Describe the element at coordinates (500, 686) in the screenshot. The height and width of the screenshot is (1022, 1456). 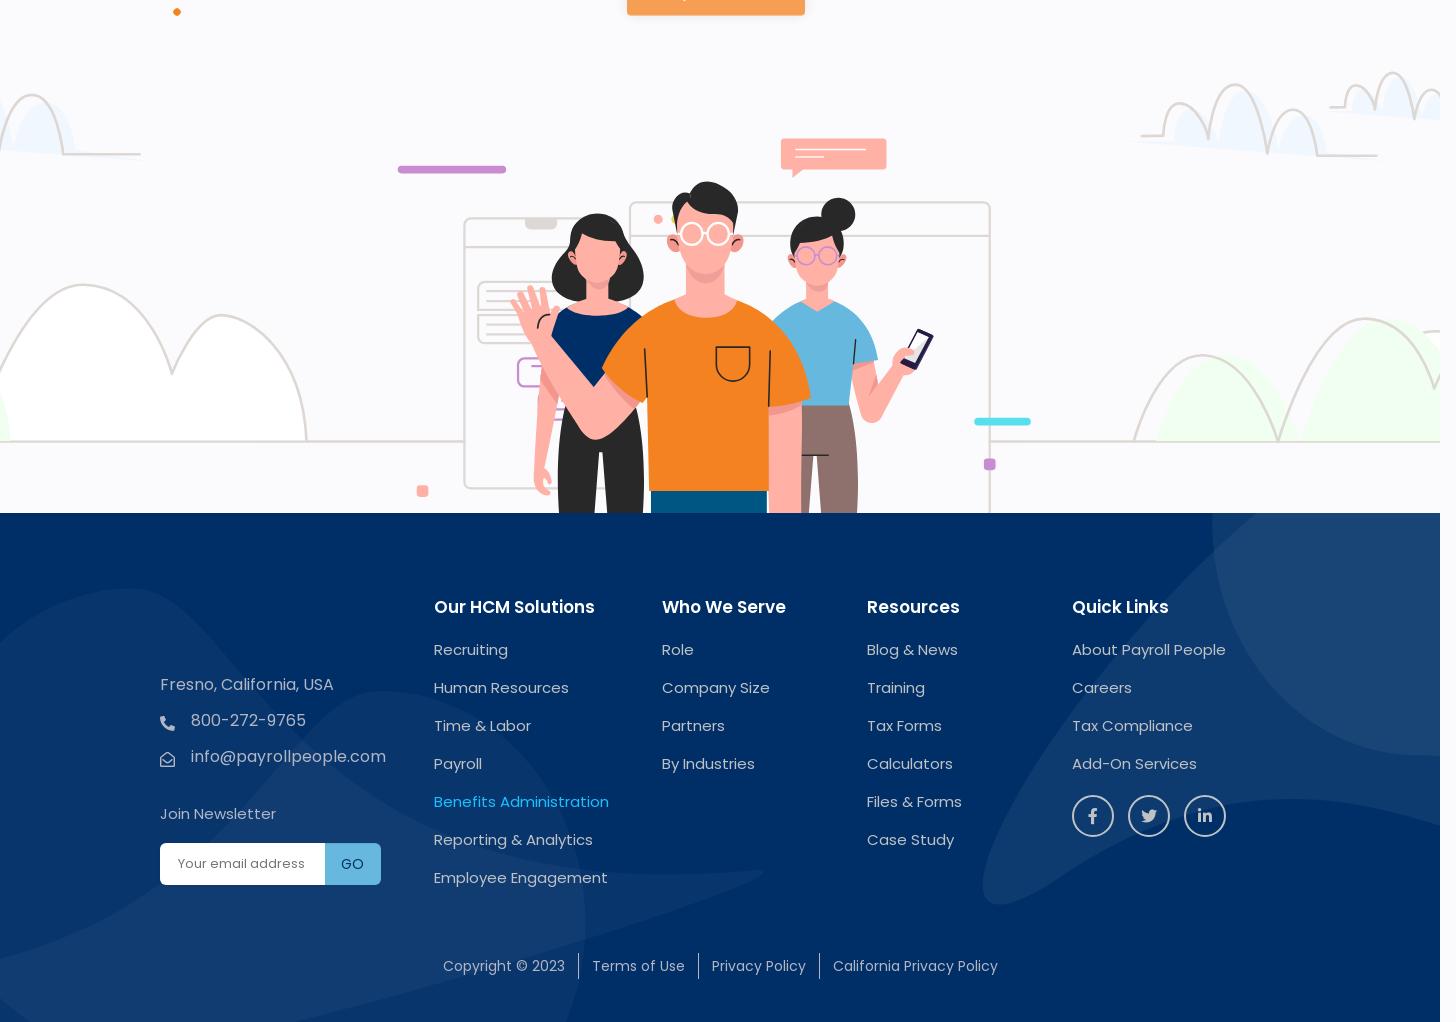
I see `'Human Resources'` at that location.